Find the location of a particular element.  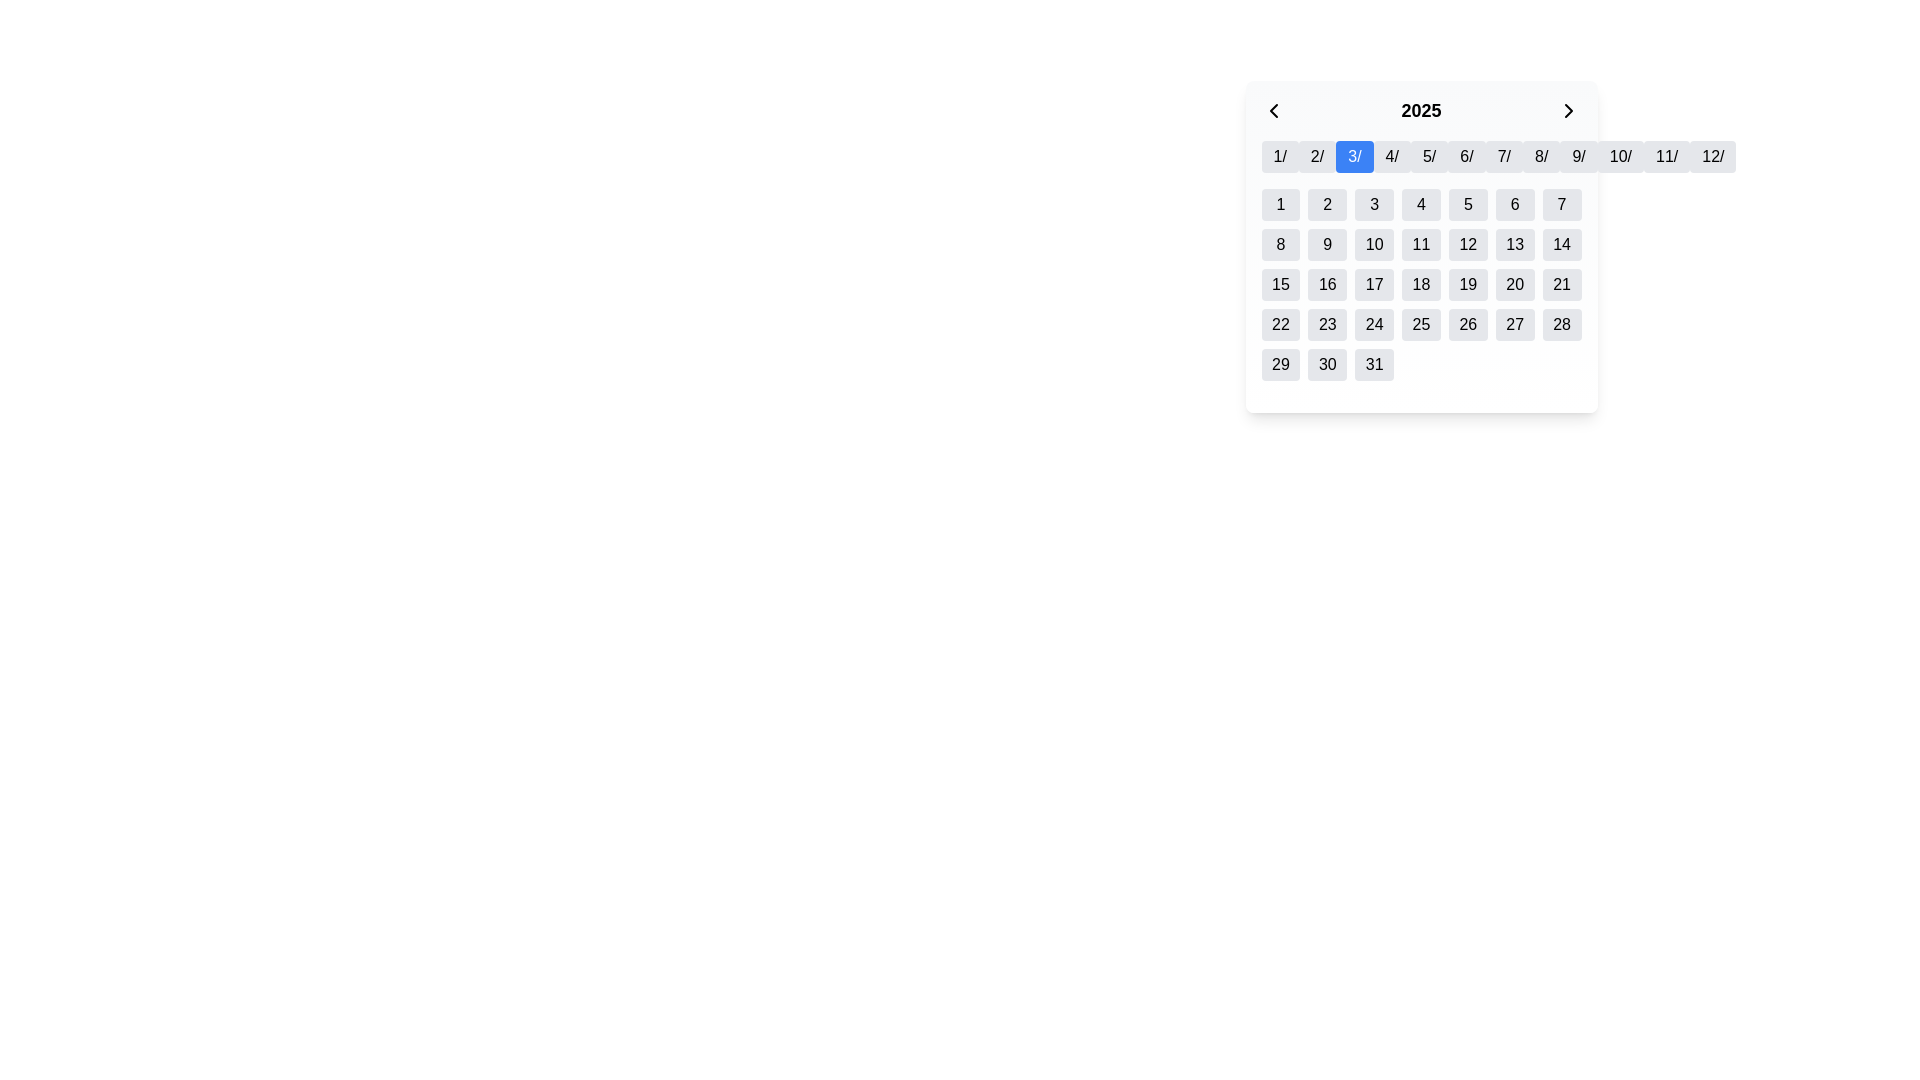

the interactive calendar date unit representing the 29th day for additional information is located at coordinates (1280, 365).